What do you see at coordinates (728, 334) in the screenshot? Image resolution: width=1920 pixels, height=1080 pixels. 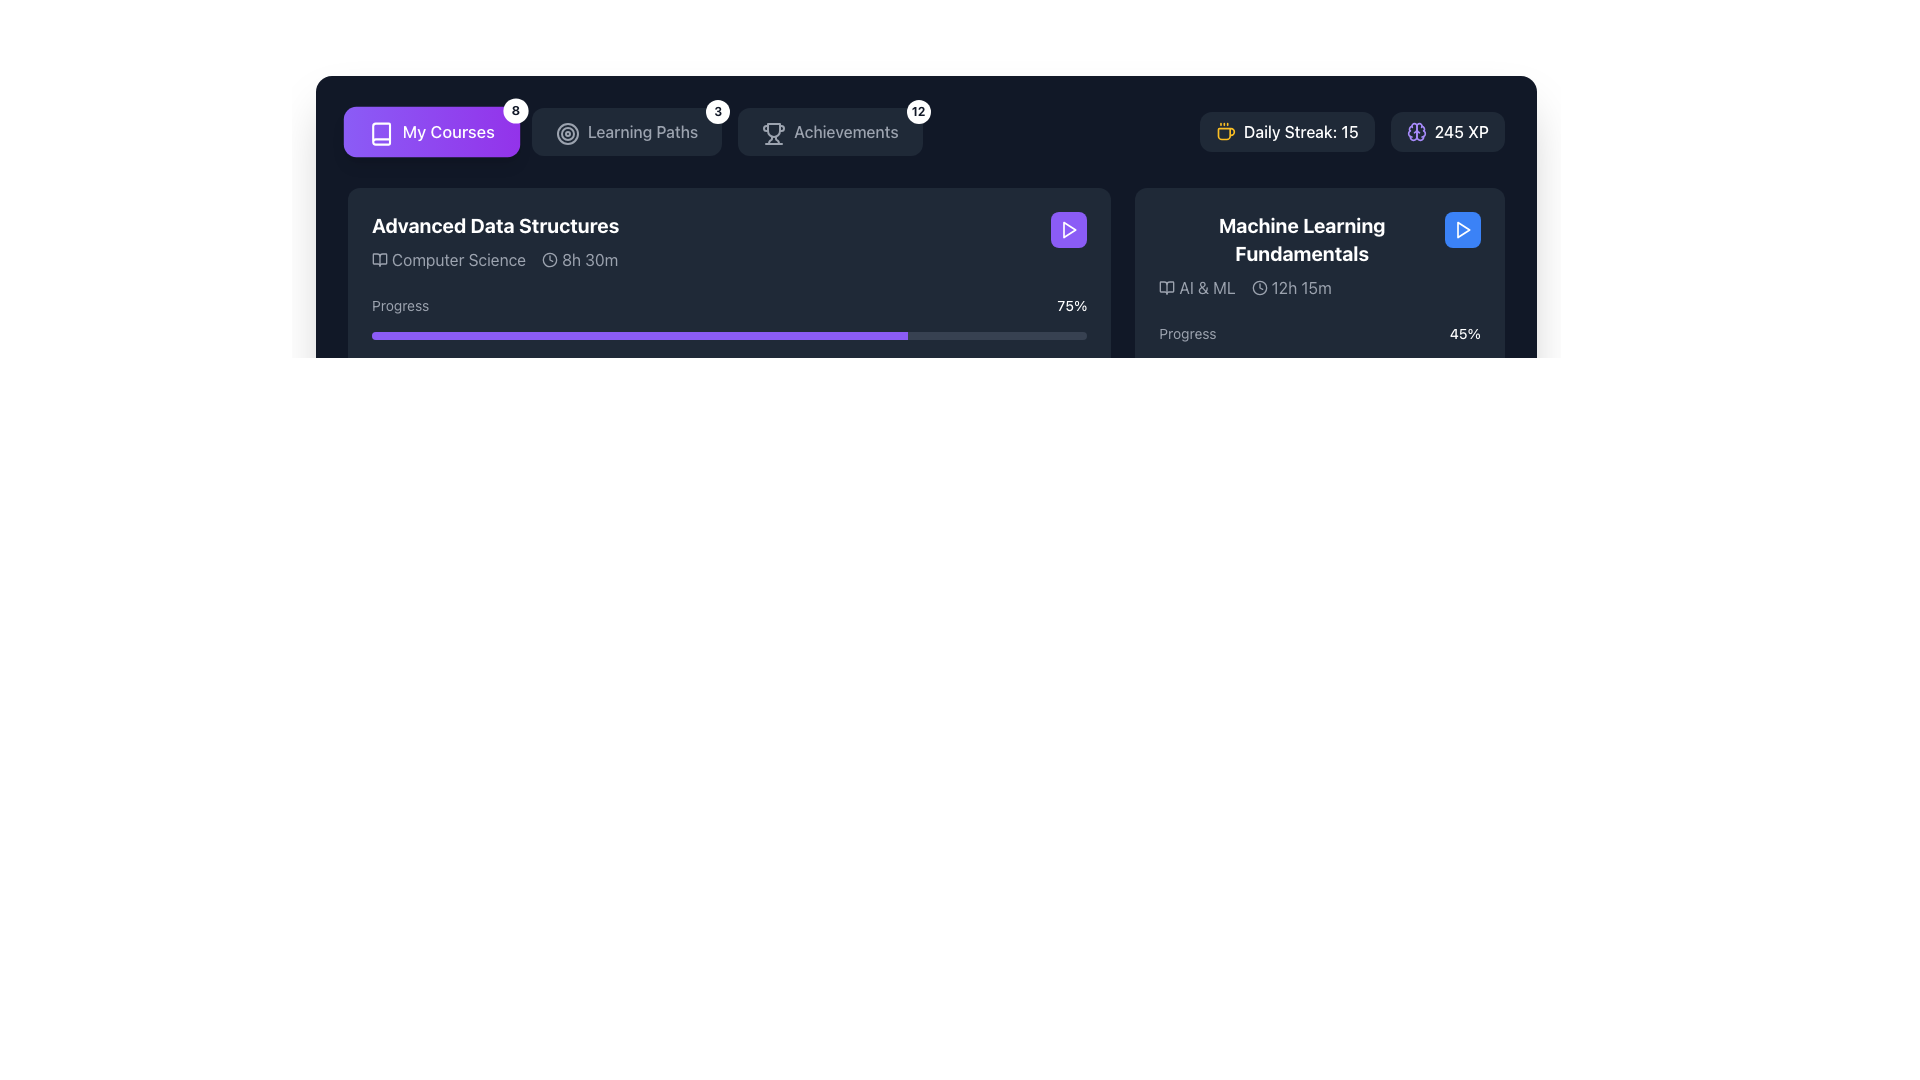 I see `the Progress Bar located beneath the text 'Progress' in the 'Advanced Data Structures' card, which visually indicates a task completion status` at bounding box center [728, 334].